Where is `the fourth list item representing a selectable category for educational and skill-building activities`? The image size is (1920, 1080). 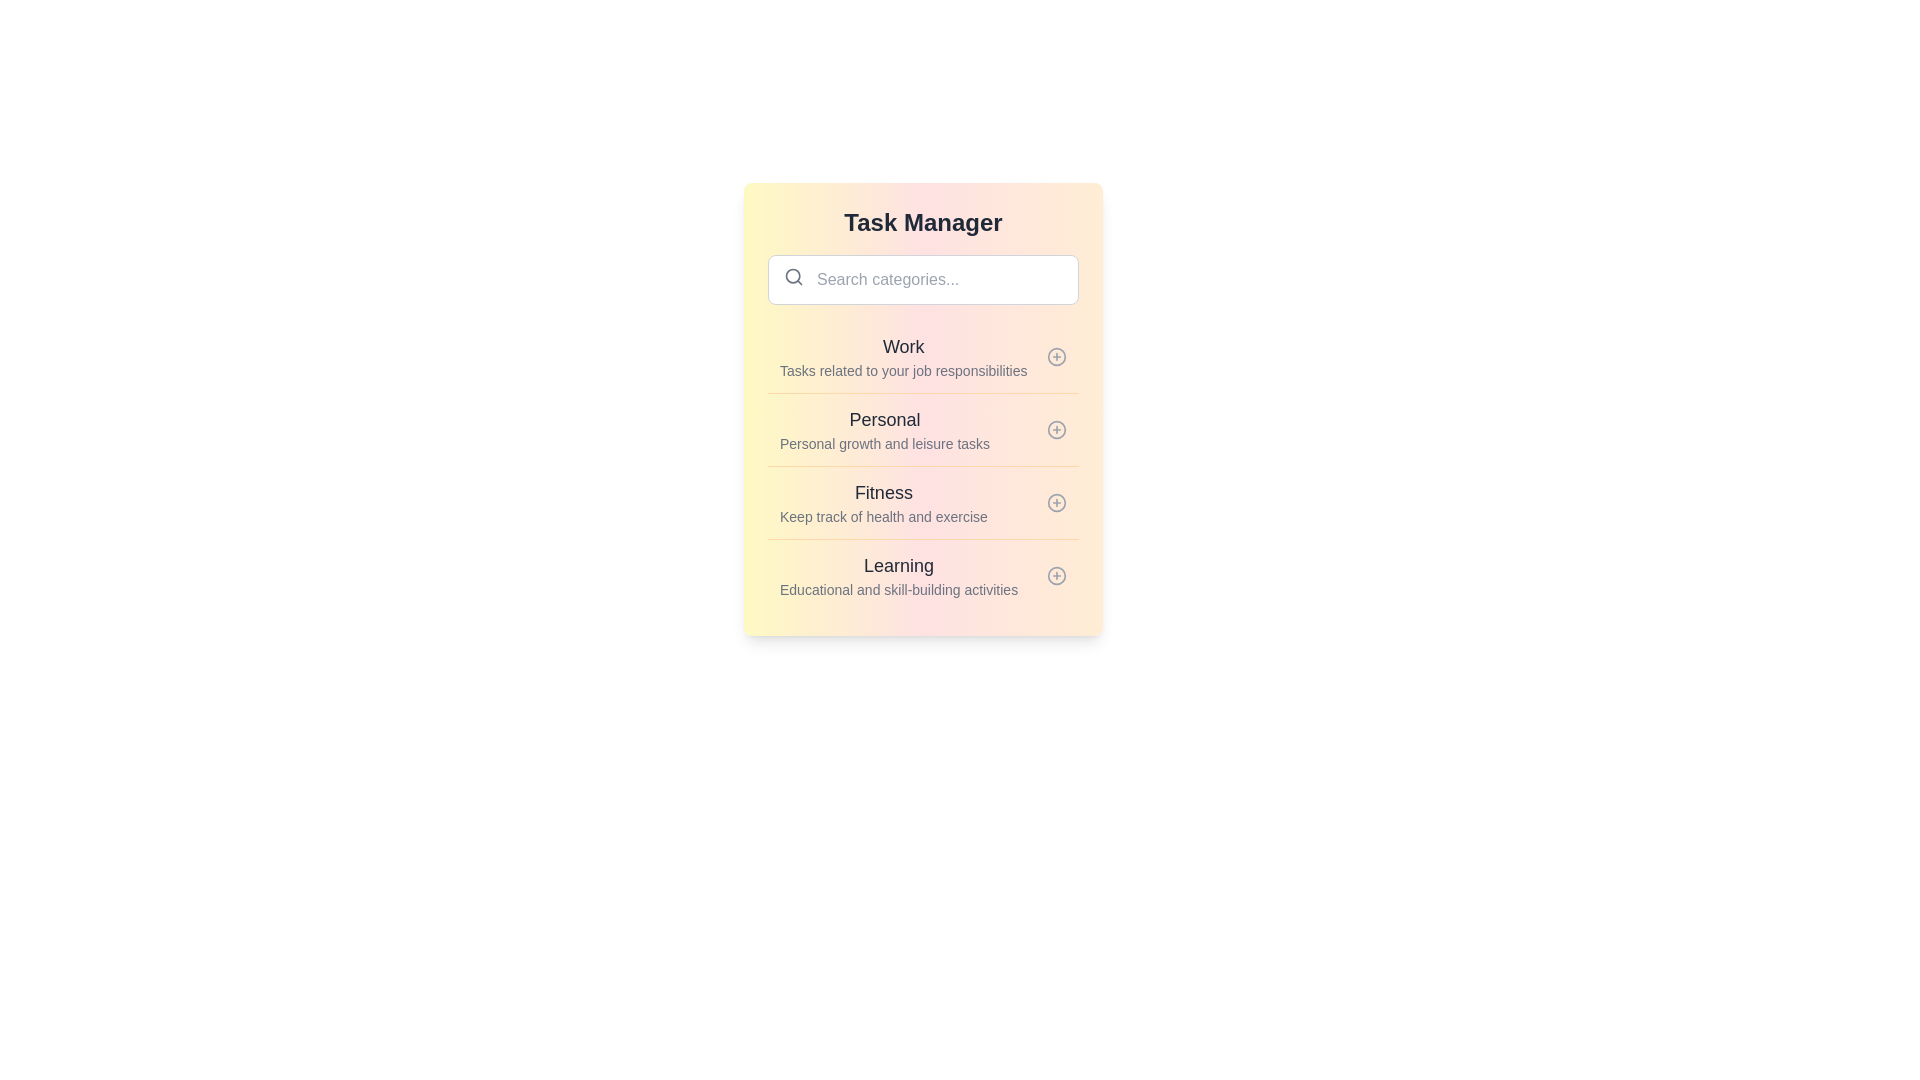
the fourth list item representing a selectable category for educational and skill-building activities is located at coordinates (922, 575).